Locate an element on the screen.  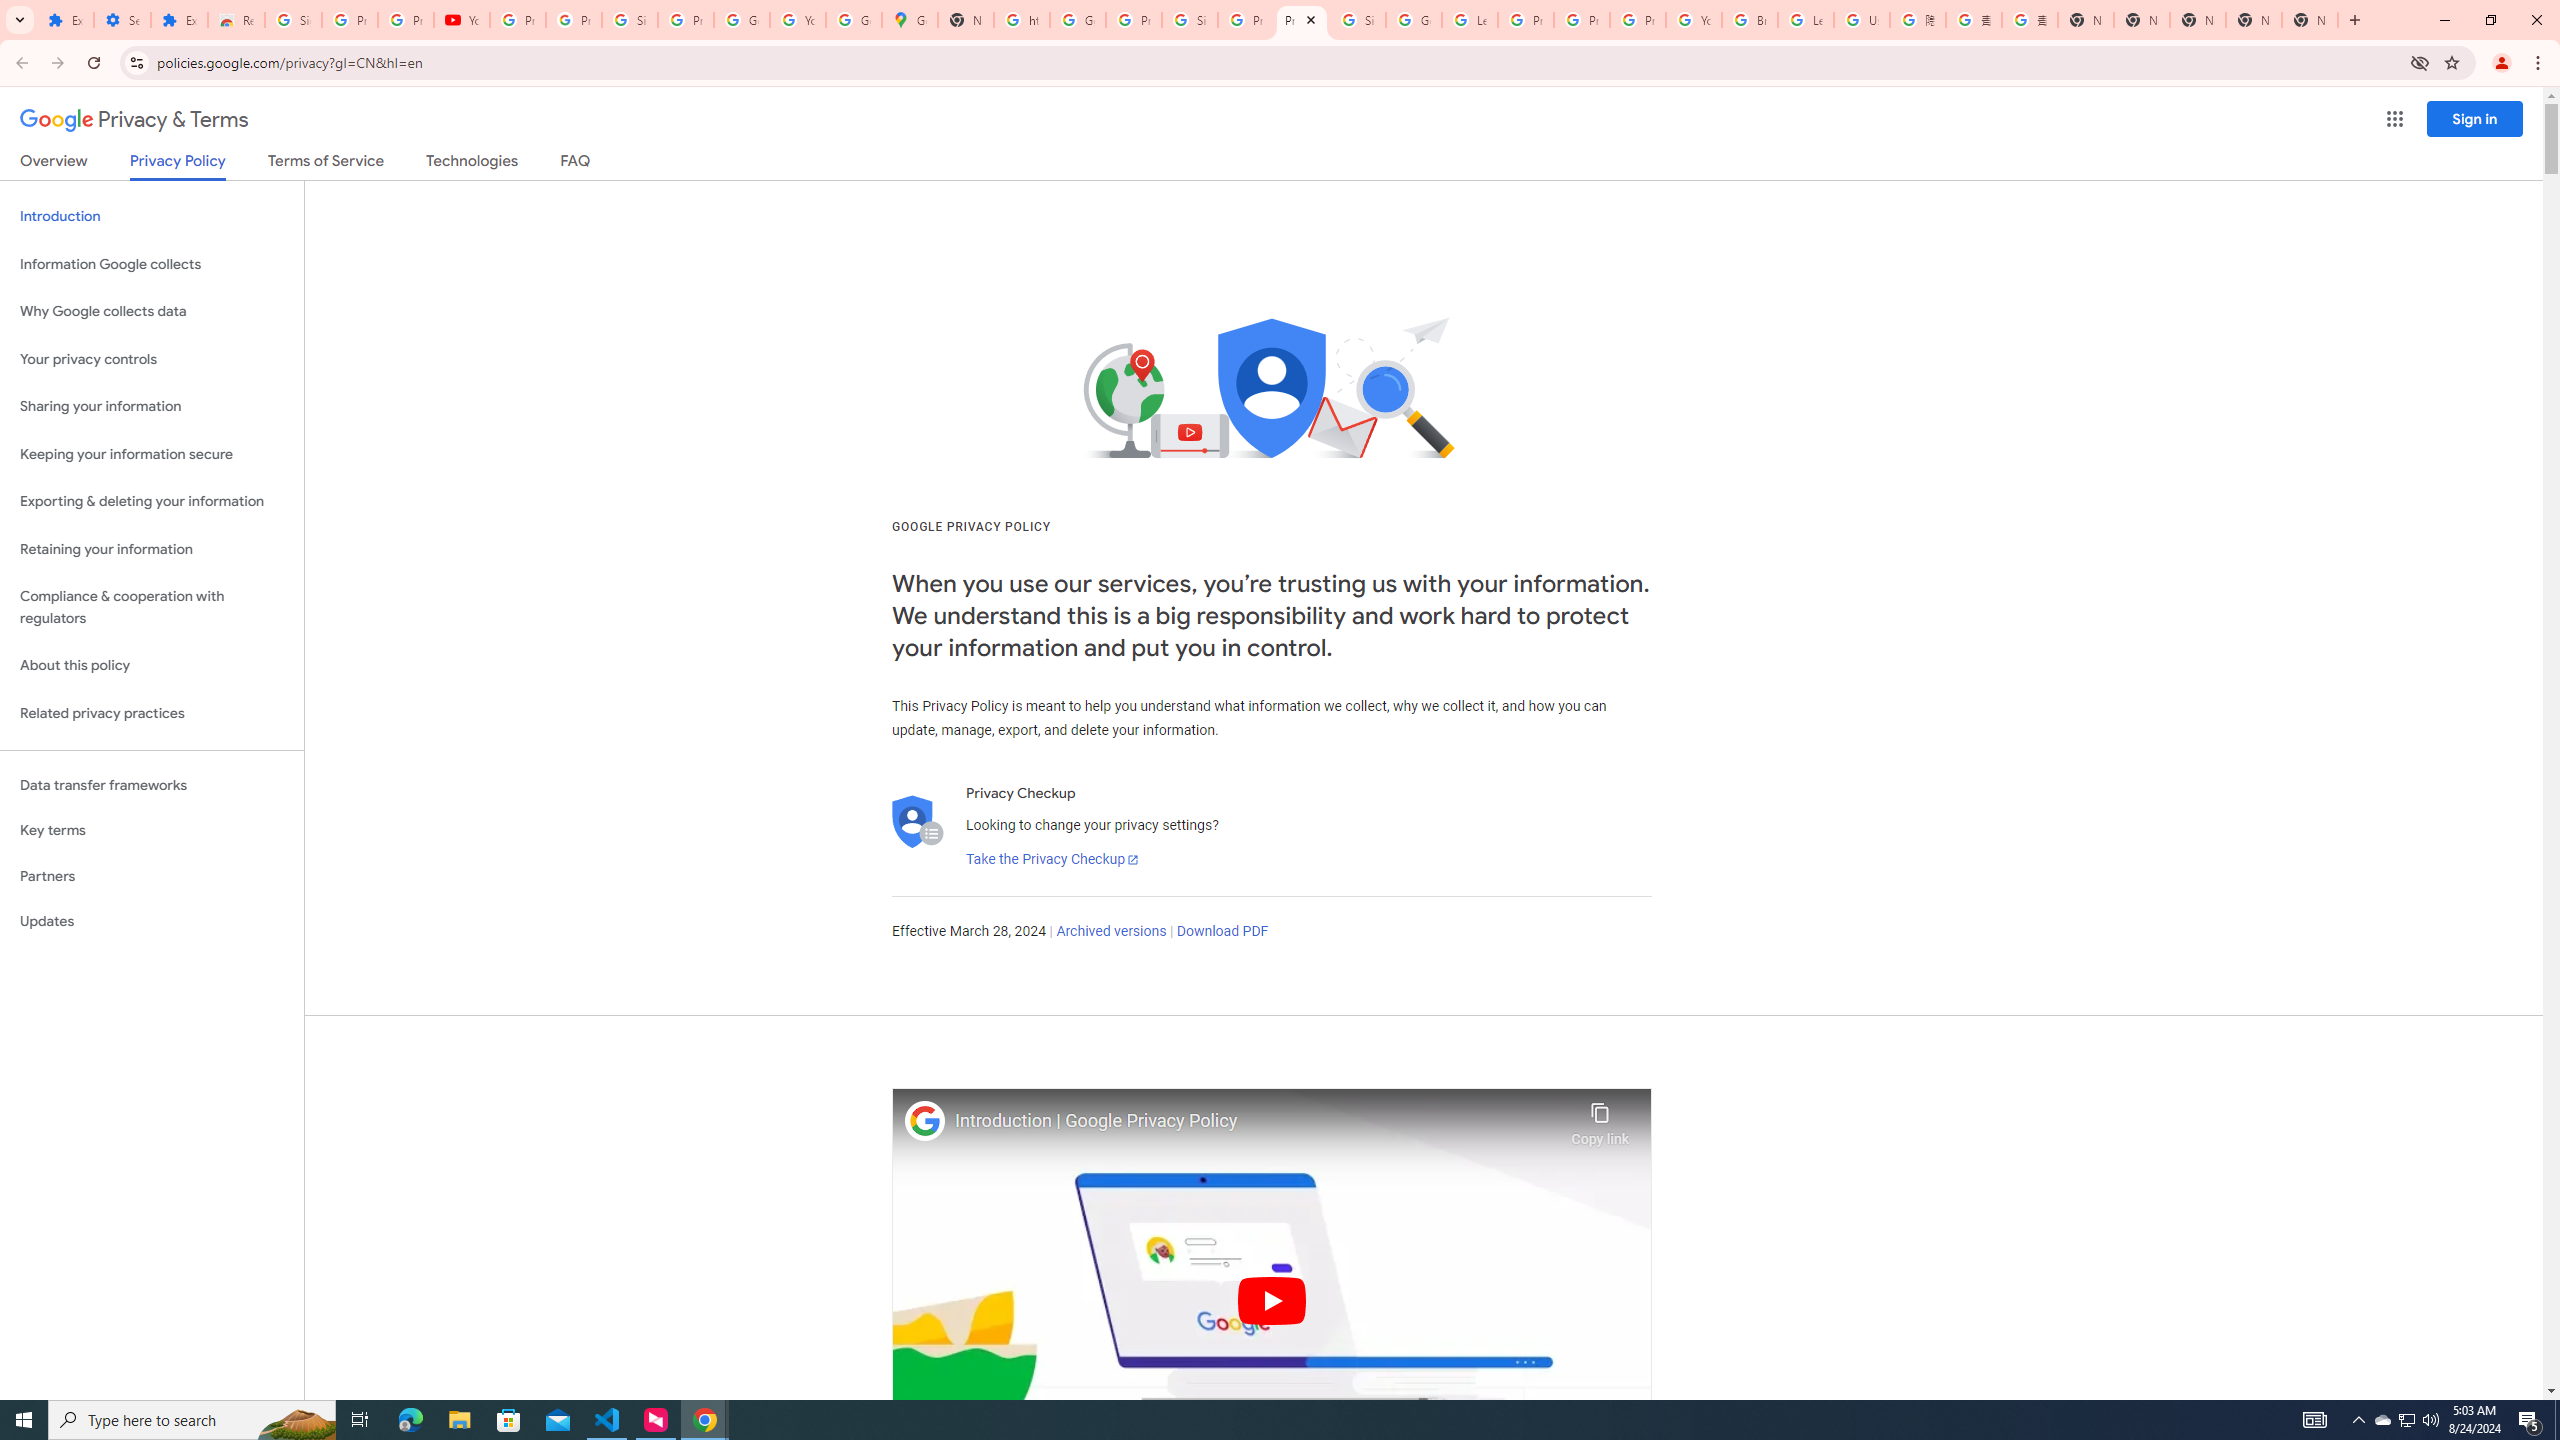
'Related privacy practices' is located at coordinates (151, 712).